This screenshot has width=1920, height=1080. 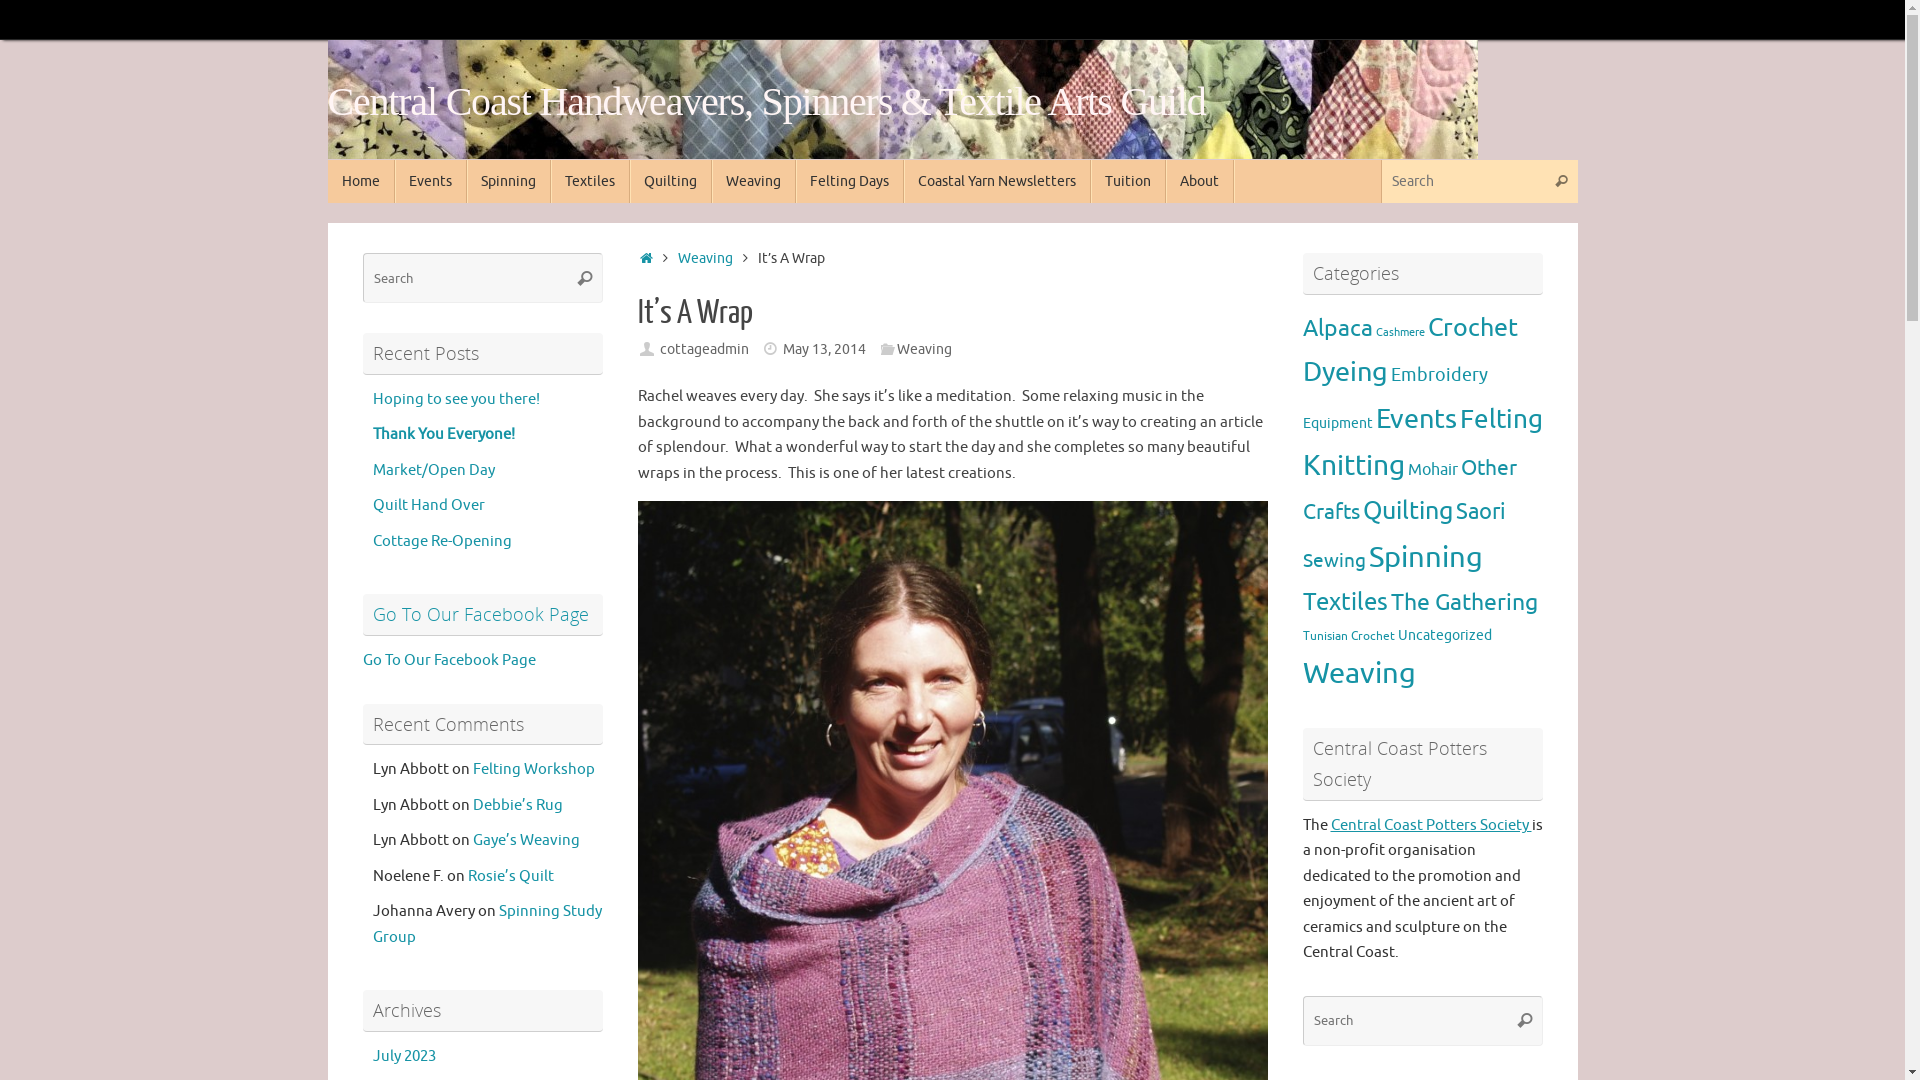 I want to click on 'Saori', so click(x=1481, y=510).